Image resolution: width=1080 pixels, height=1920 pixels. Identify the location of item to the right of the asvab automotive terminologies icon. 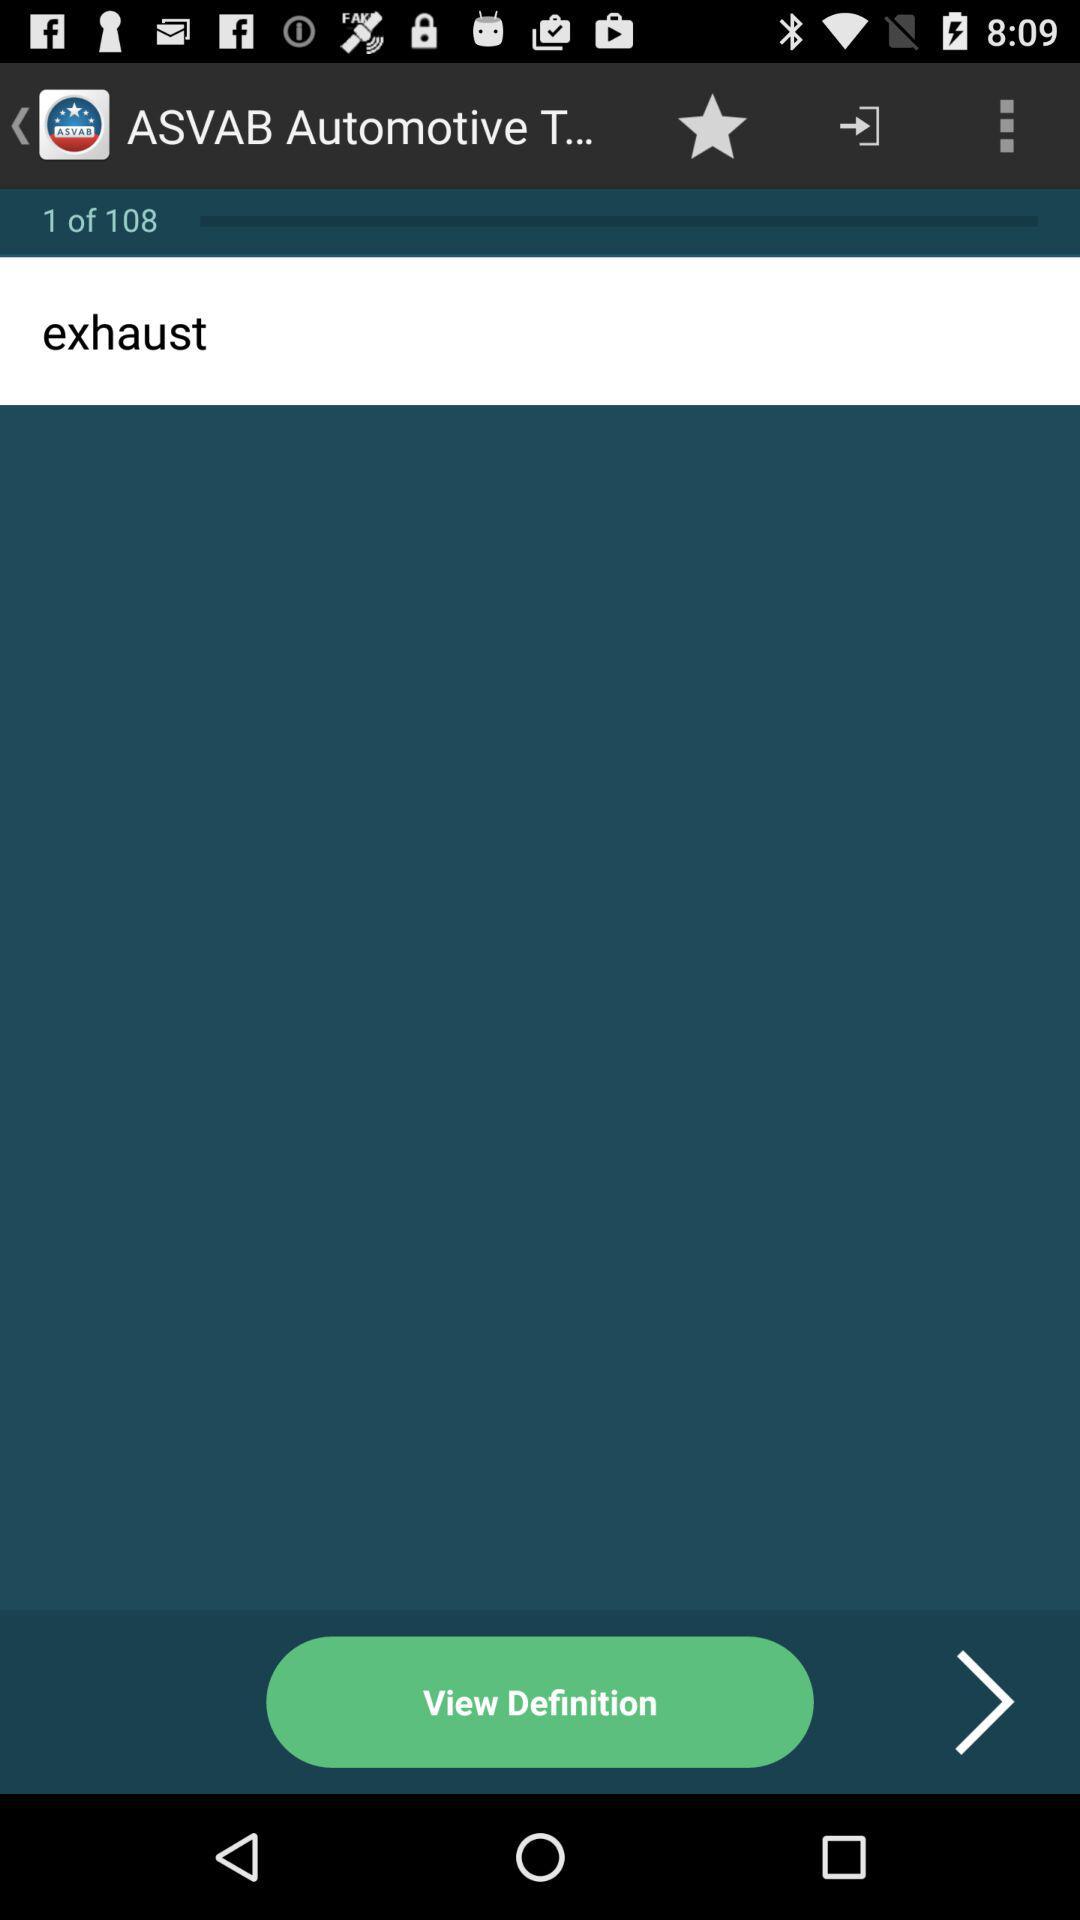
(711, 124).